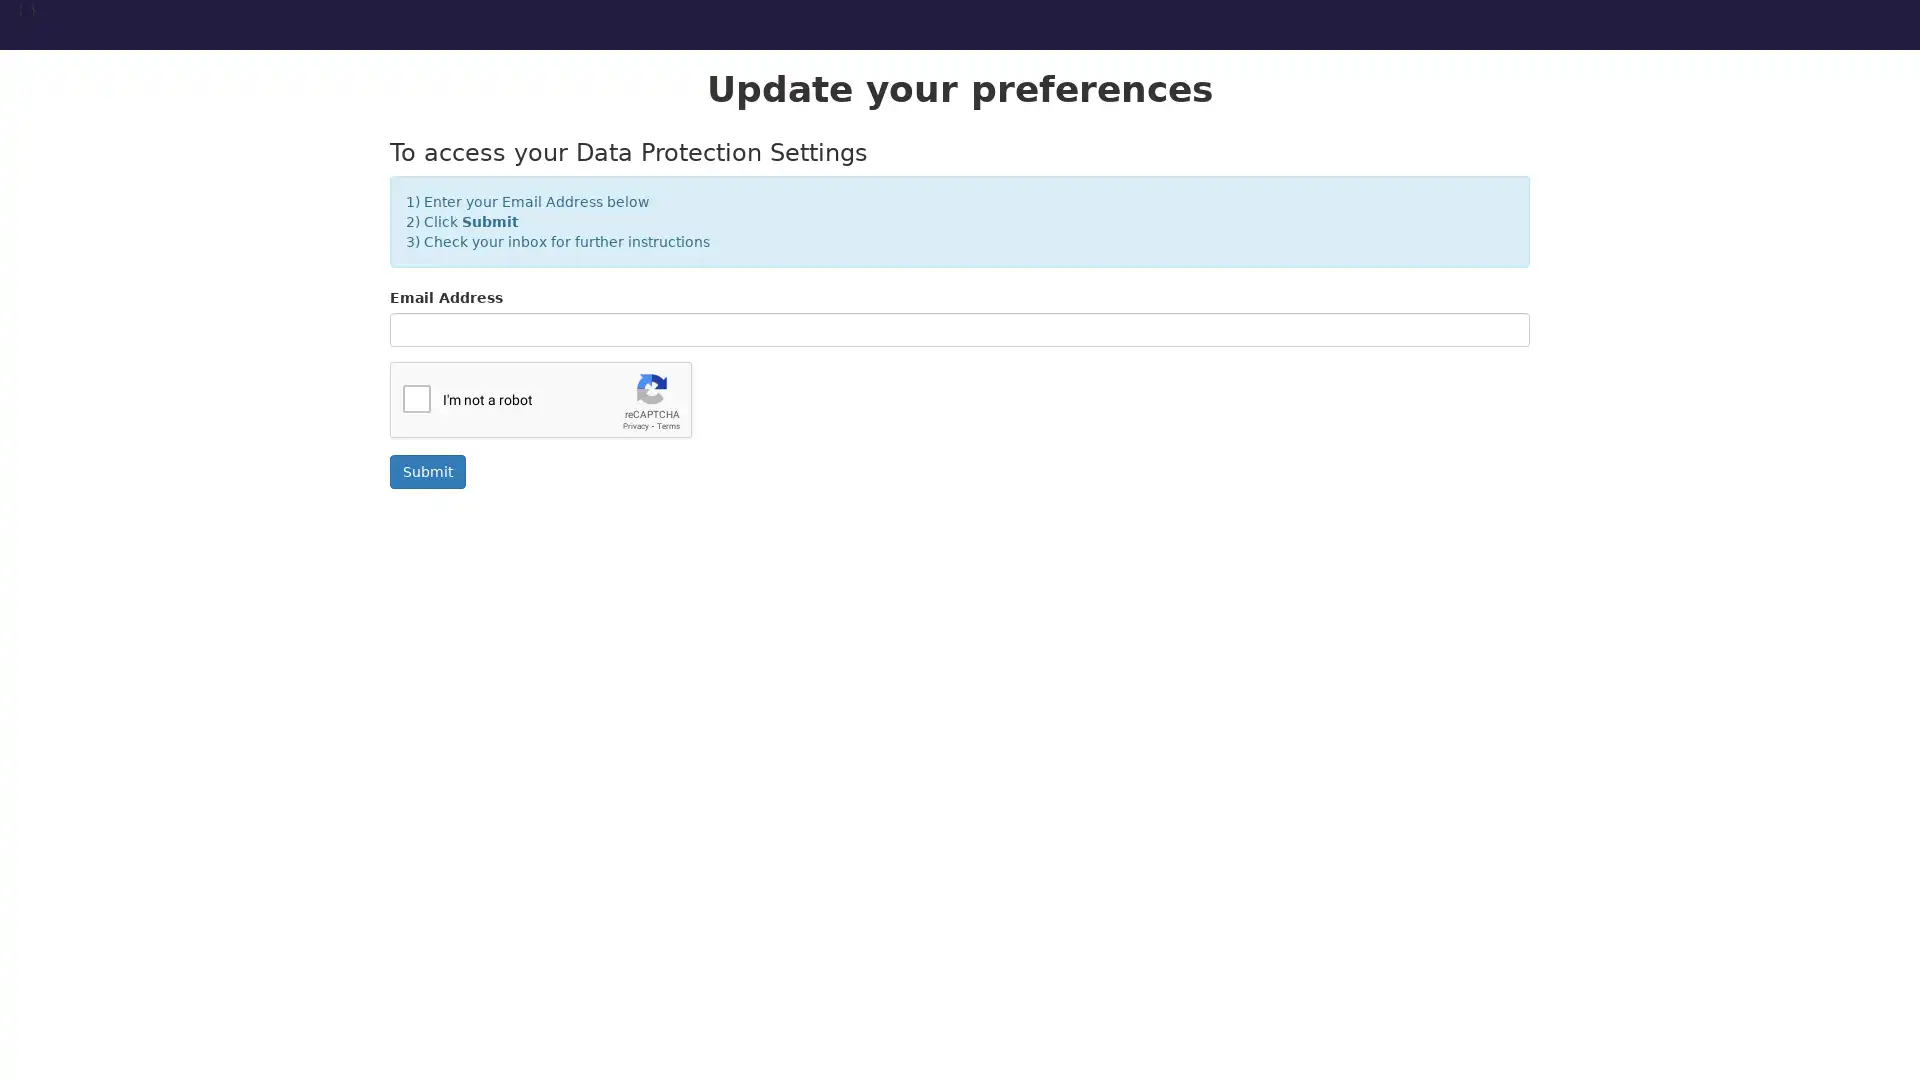  Describe the element at coordinates (426, 470) in the screenshot. I see `Submit` at that location.